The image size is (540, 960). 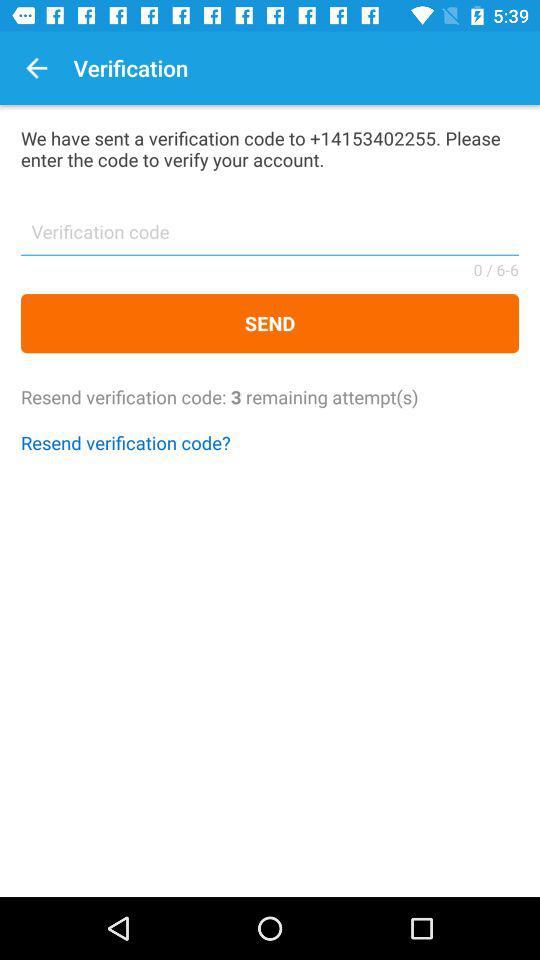 I want to click on the item to the left of verification, so click(x=36, y=68).